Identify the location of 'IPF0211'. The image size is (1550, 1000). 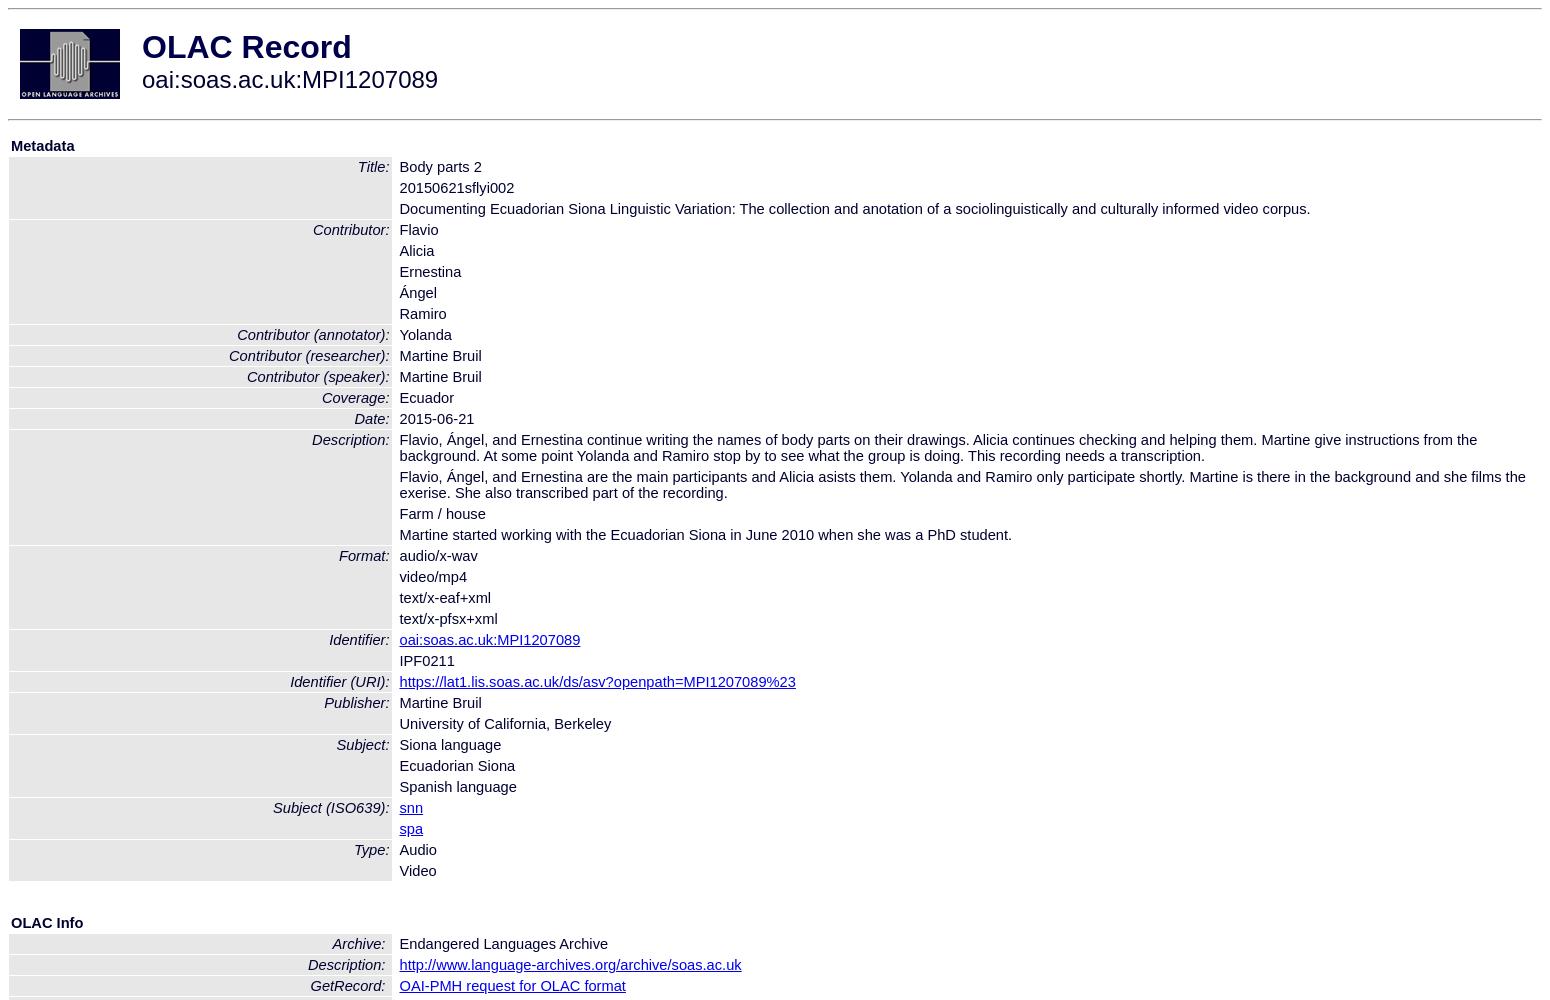
(426, 661).